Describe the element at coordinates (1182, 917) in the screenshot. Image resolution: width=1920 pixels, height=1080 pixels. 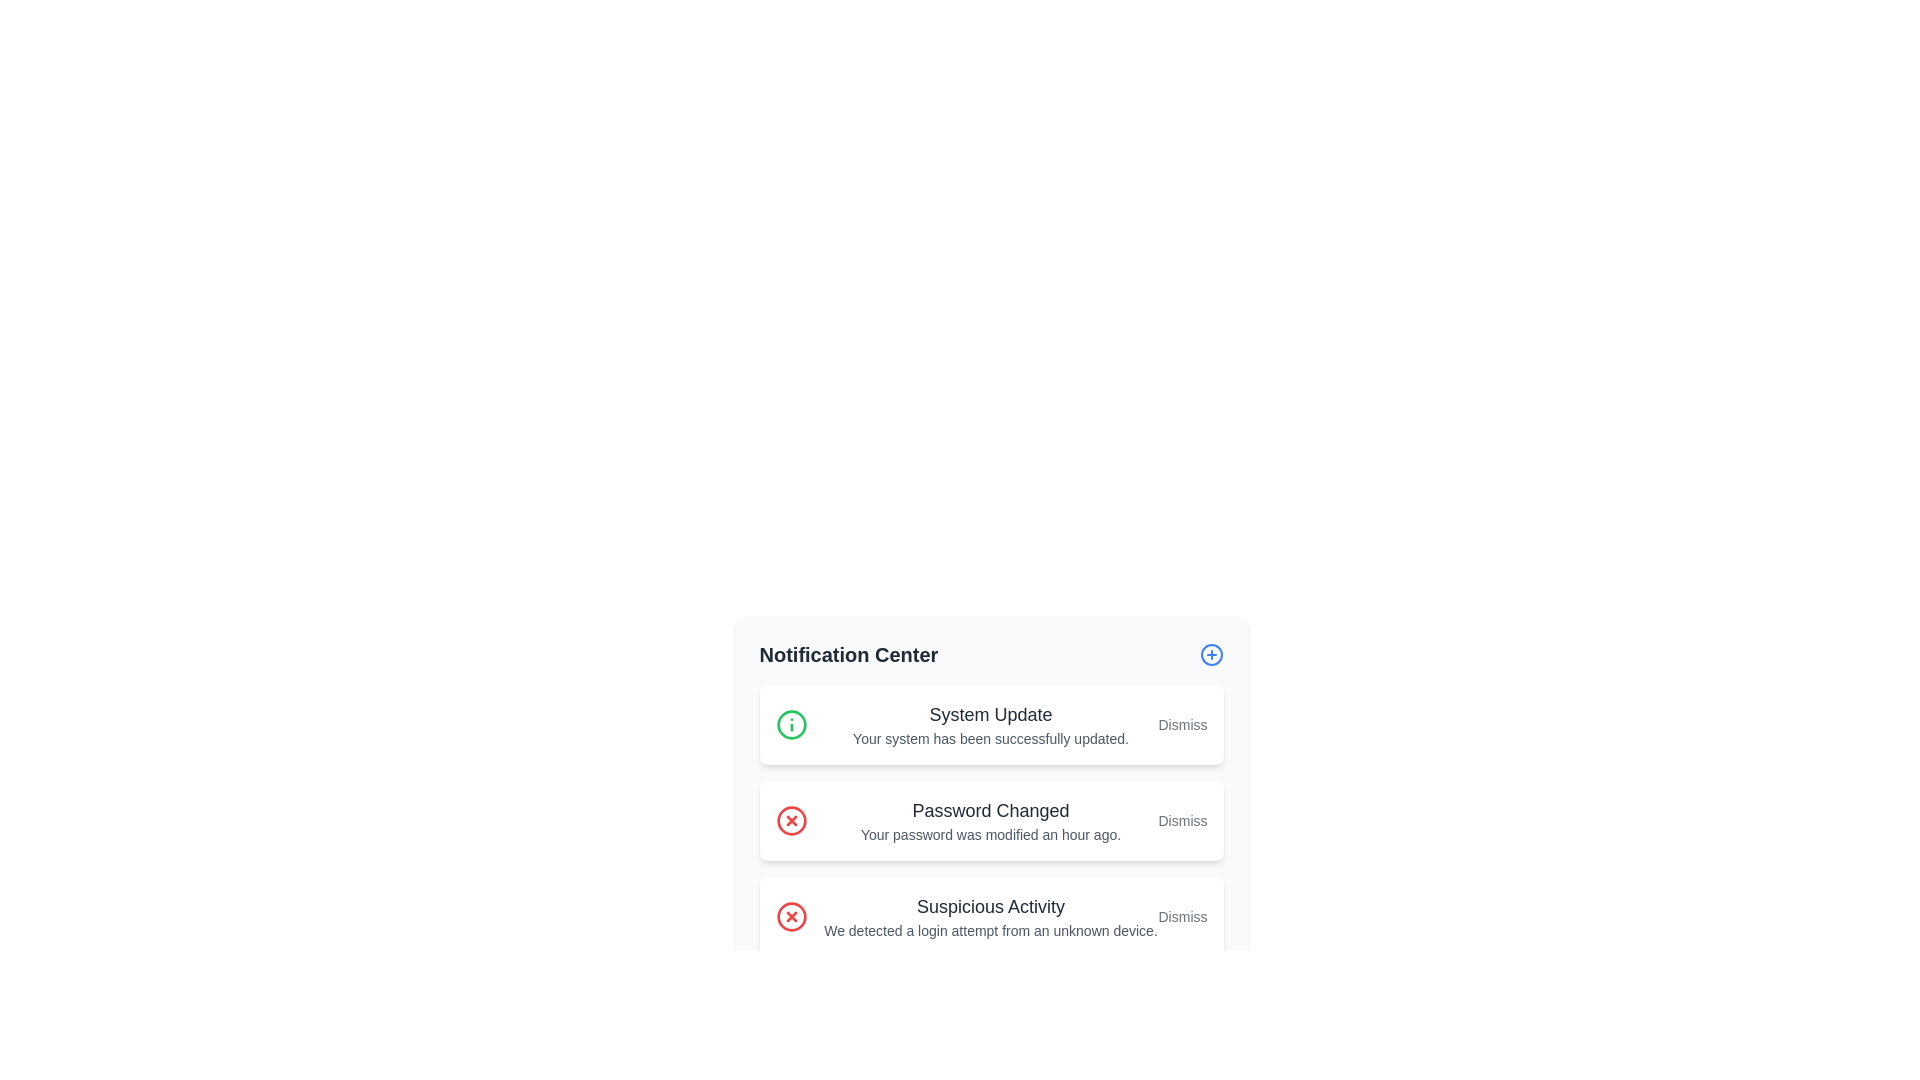
I see `the dismiss button located at the far-right of the 'Suspicious Activity' notification card` at that location.